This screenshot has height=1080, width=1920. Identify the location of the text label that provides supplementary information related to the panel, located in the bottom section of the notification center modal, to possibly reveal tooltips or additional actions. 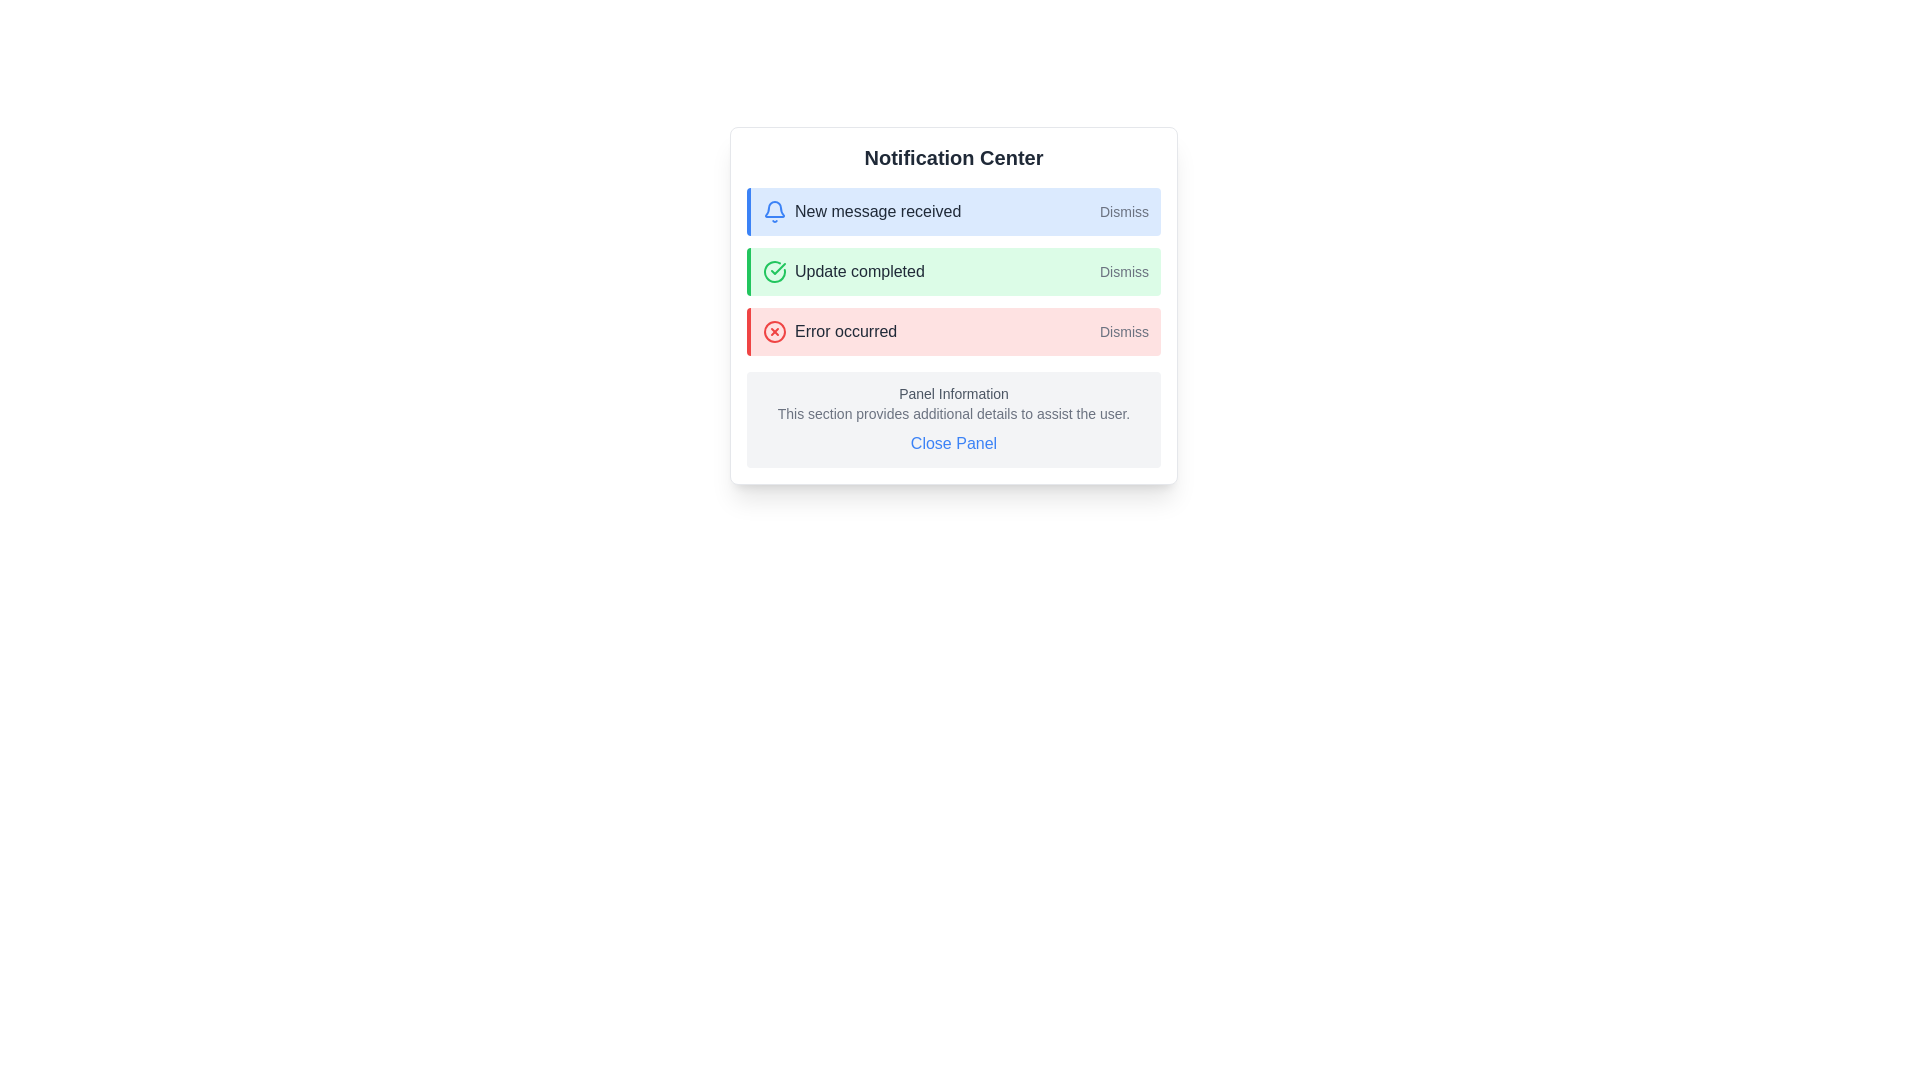
(953, 412).